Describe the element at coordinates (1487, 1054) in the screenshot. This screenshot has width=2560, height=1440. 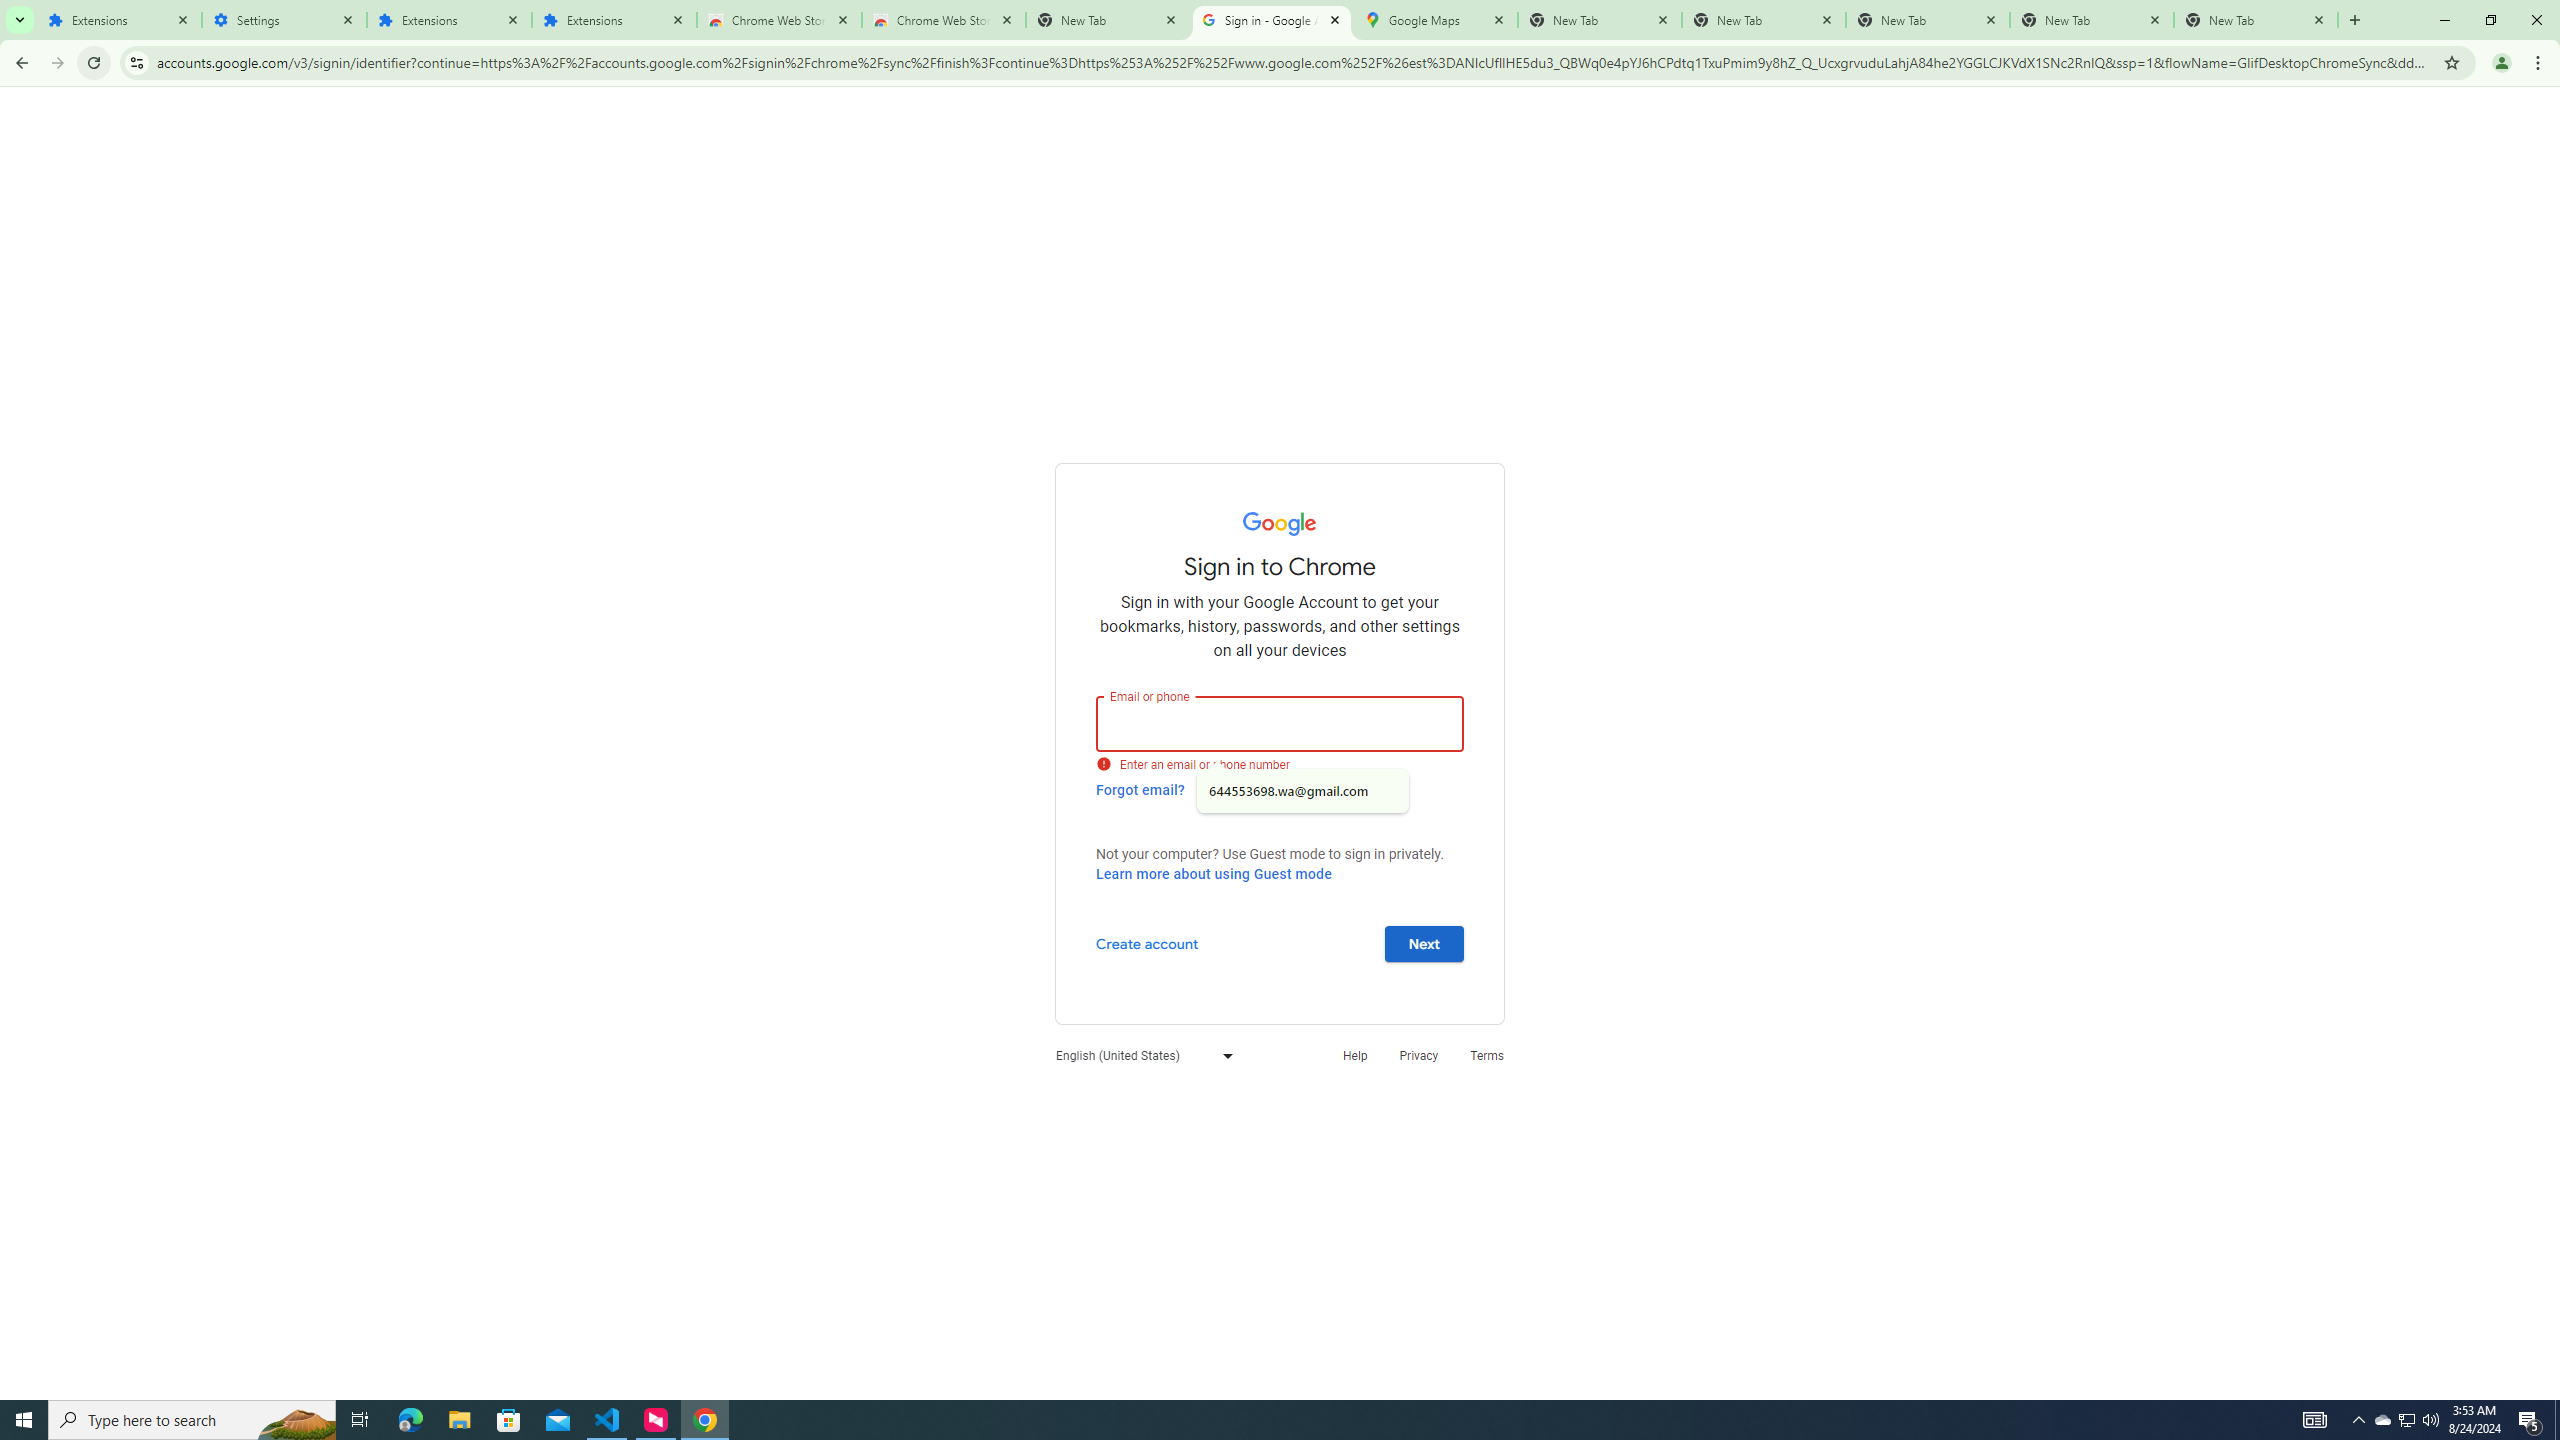
I see `'Terms'` at that location.